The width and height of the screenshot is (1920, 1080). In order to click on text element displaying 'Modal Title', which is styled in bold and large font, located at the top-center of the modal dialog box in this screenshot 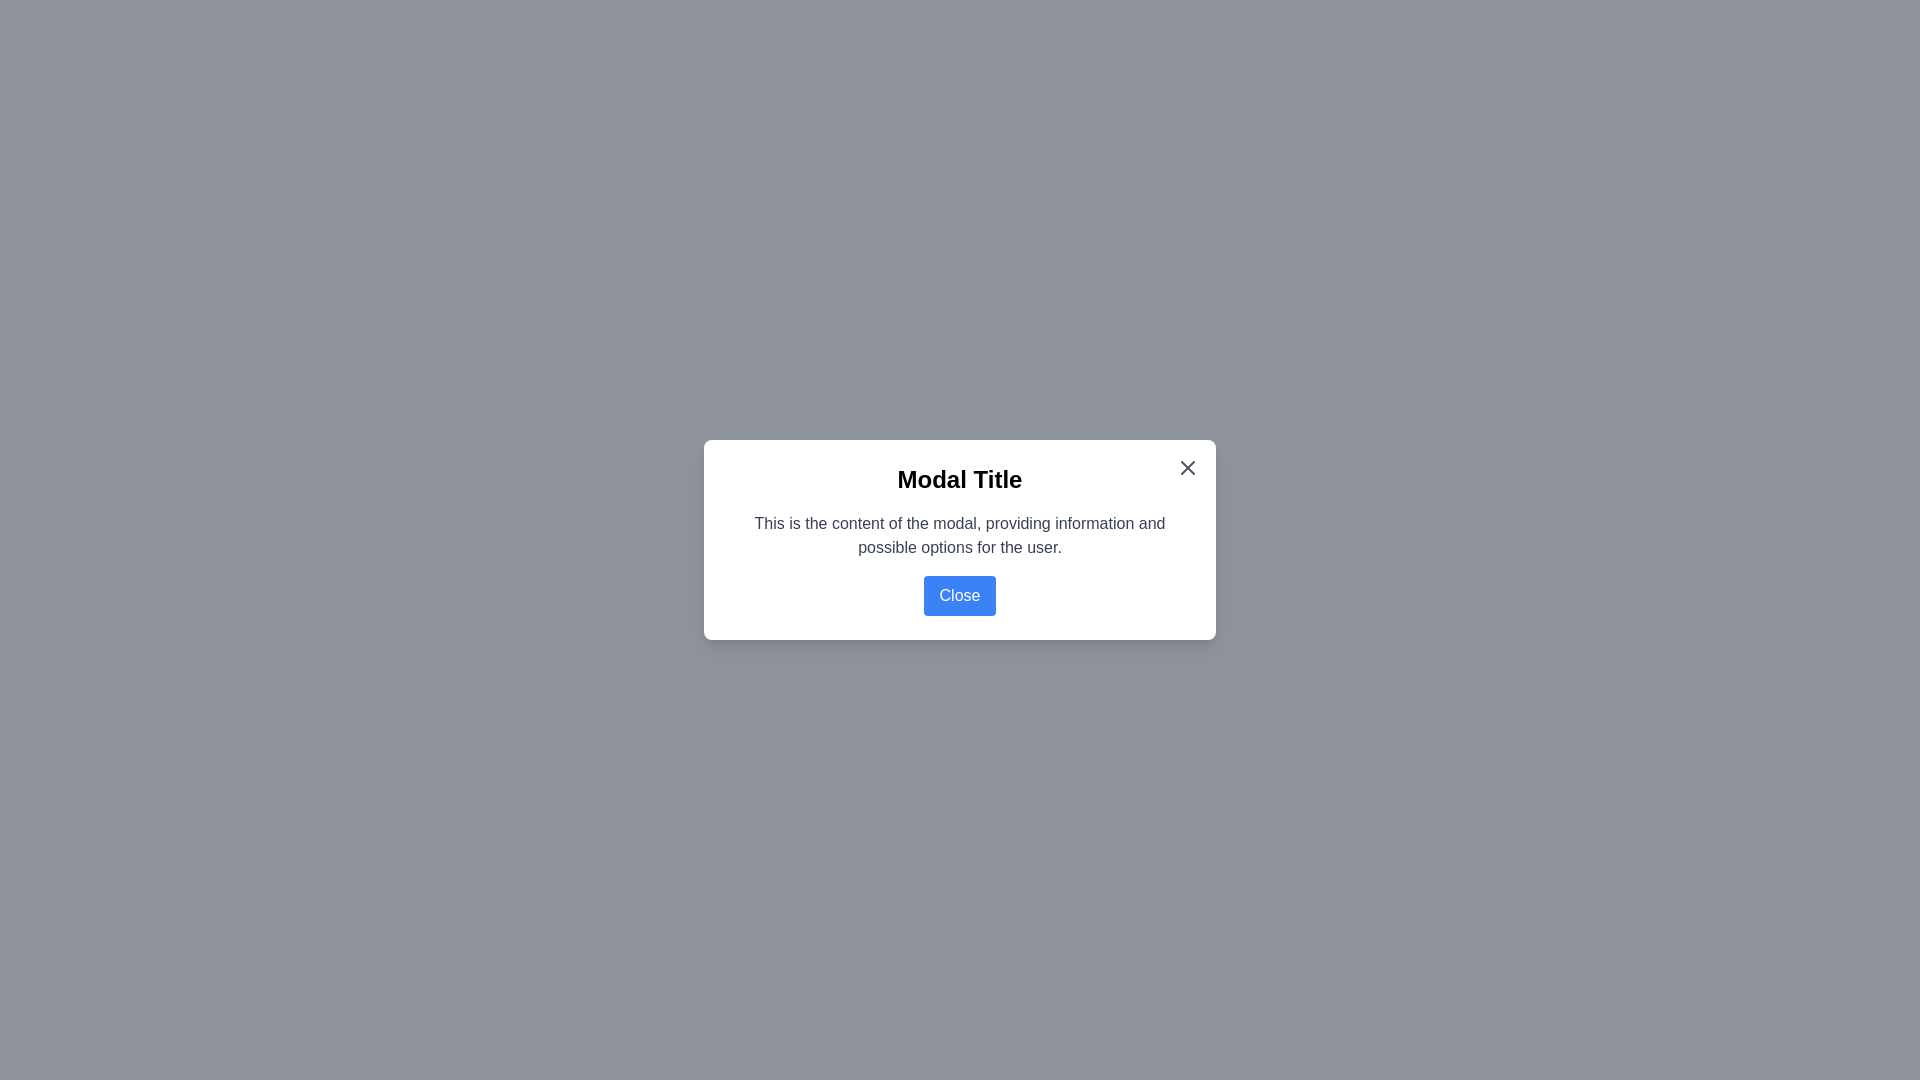, I will do `click(960, 479)`.